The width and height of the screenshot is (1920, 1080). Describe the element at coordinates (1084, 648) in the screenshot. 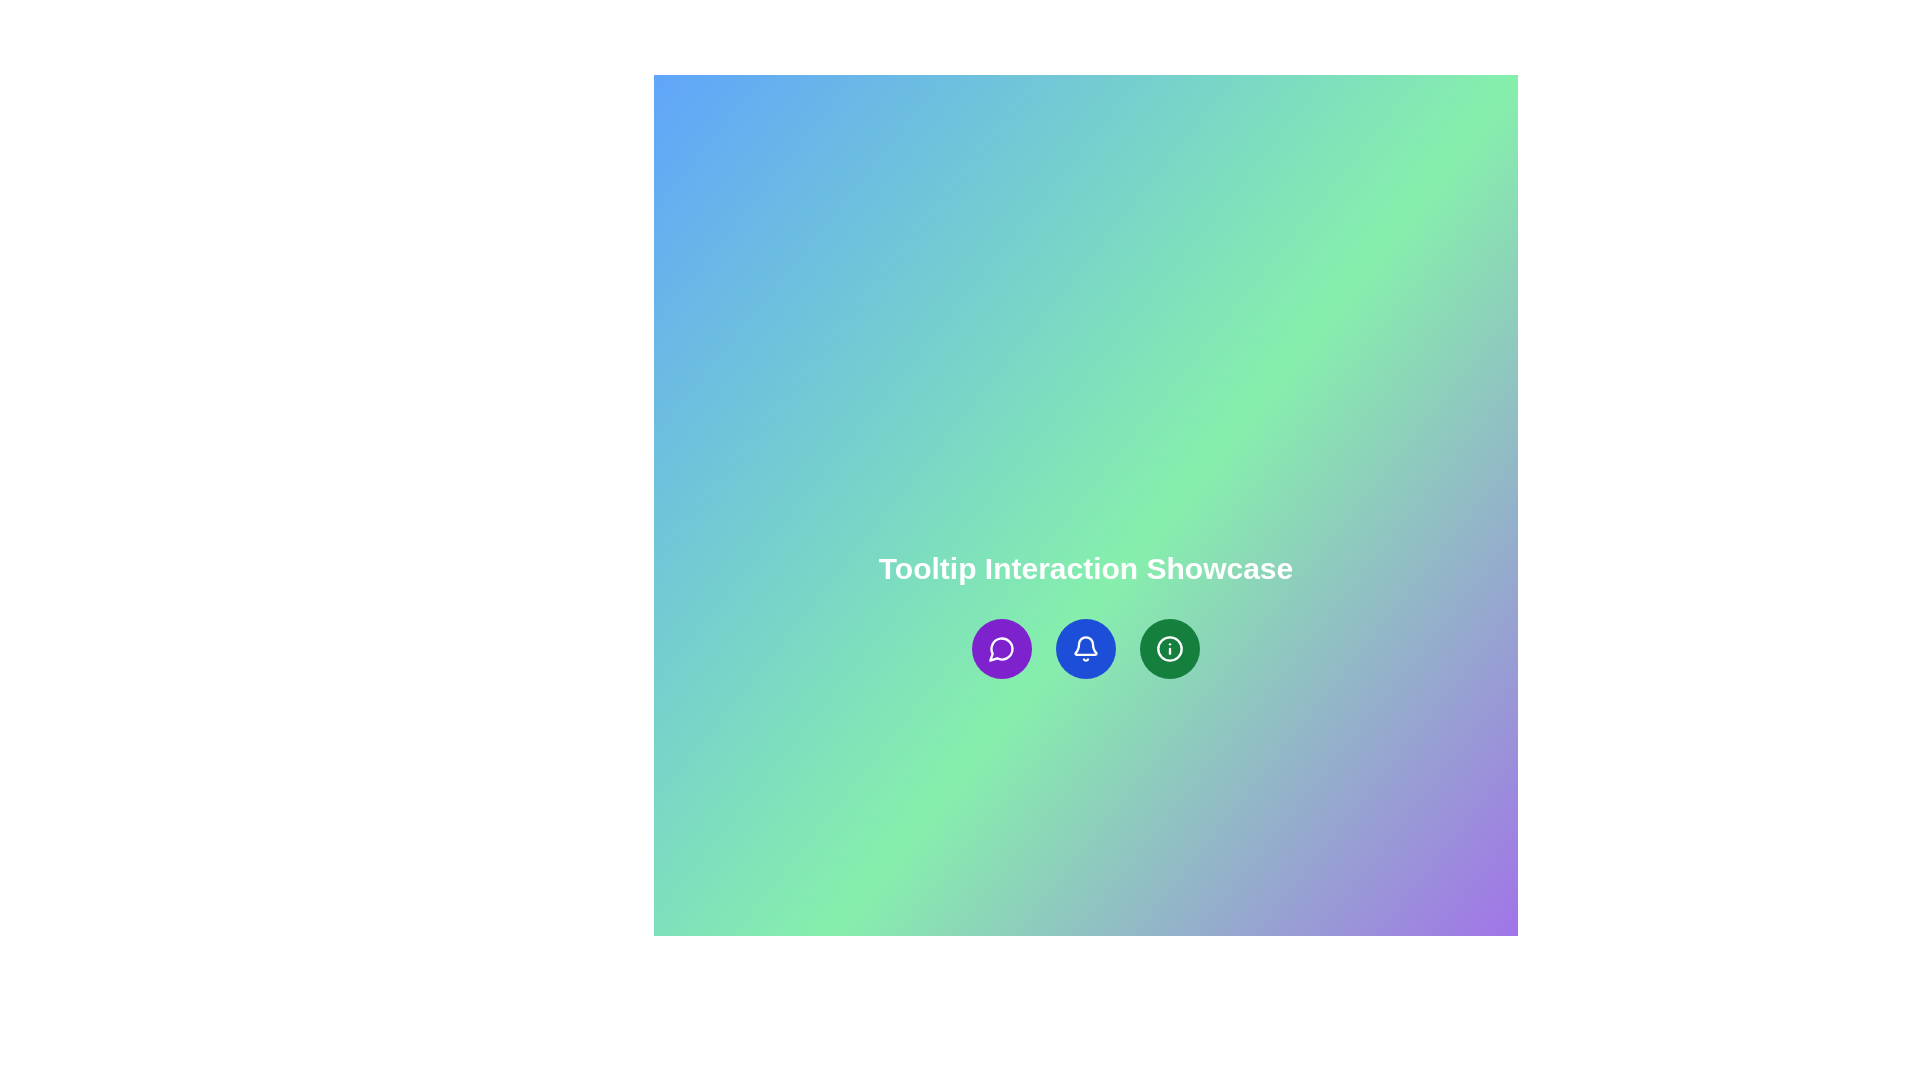

I see `the notification bell icon, which is centrally positioned inside a blue circular button` at that location.